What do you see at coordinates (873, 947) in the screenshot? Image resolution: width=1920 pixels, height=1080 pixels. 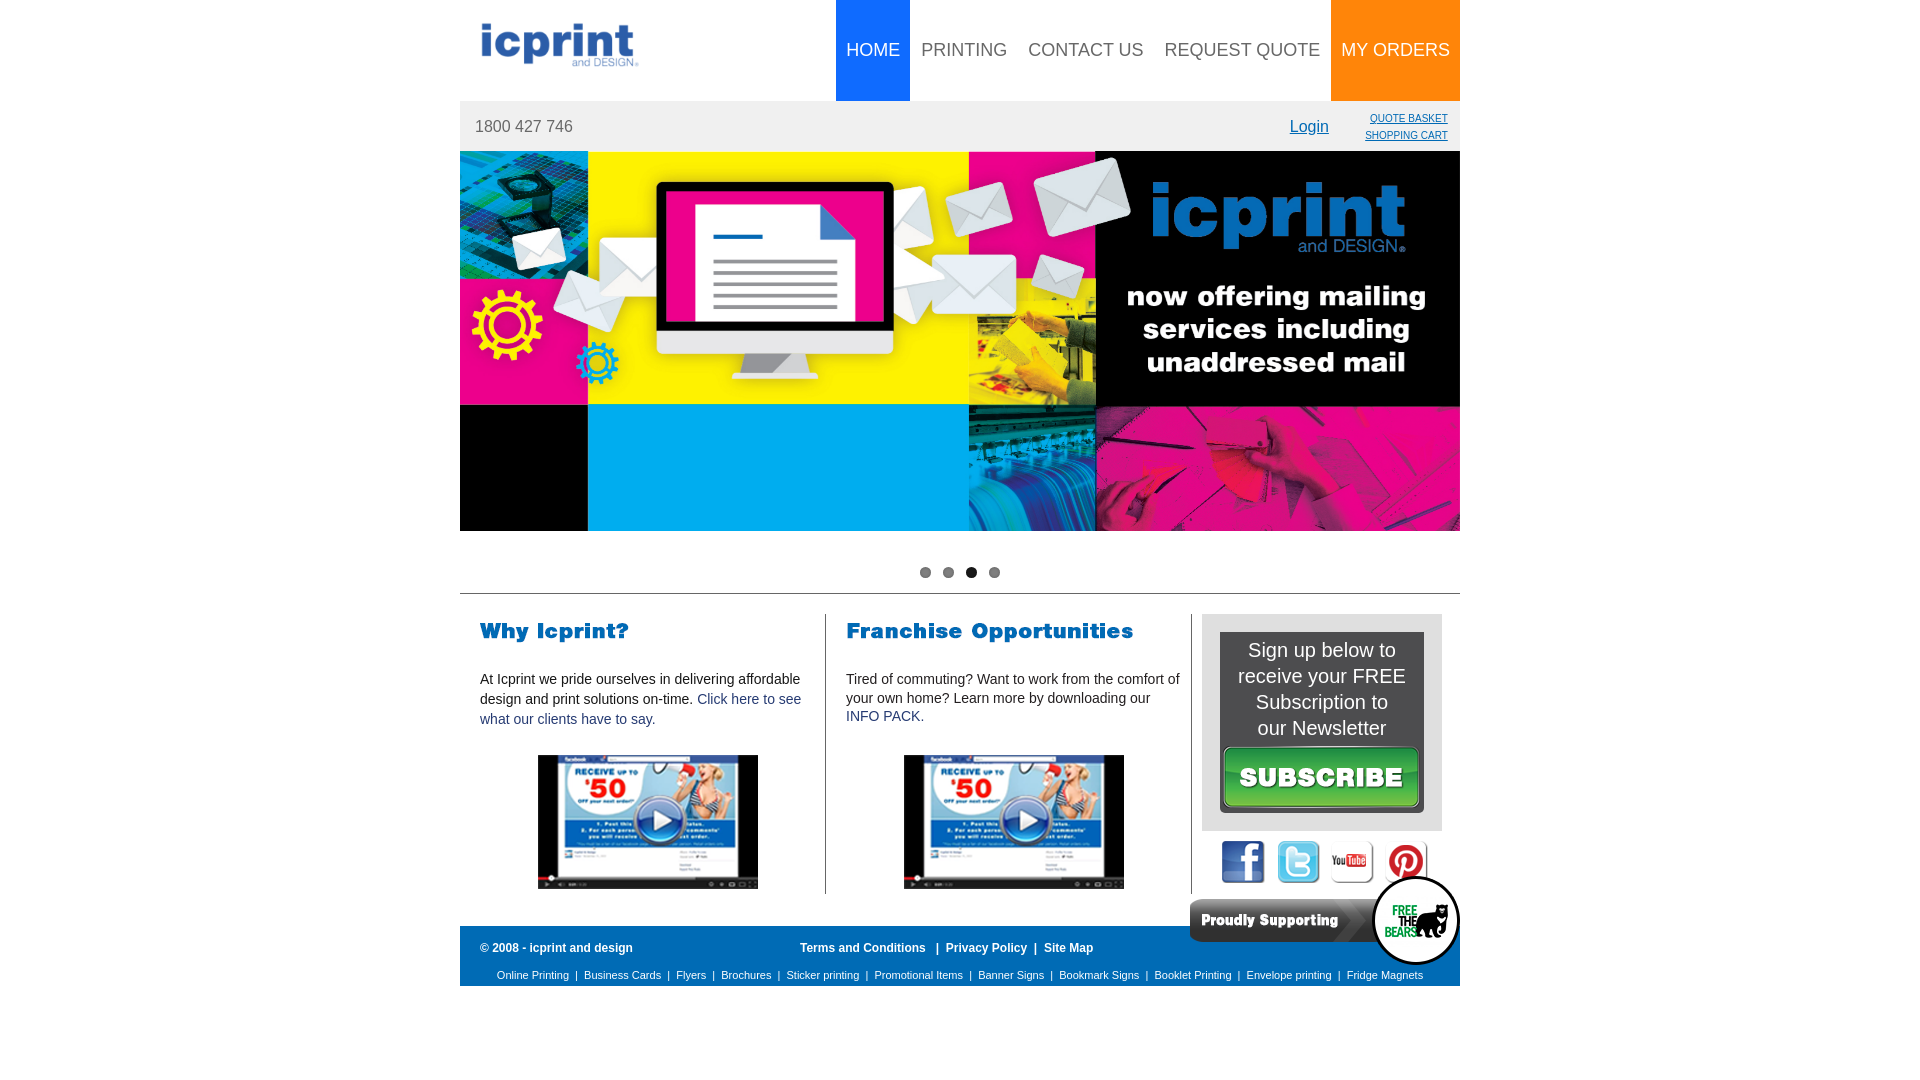 I see `'Terms and Conditions   |  '` at bounding box center [873, 947].